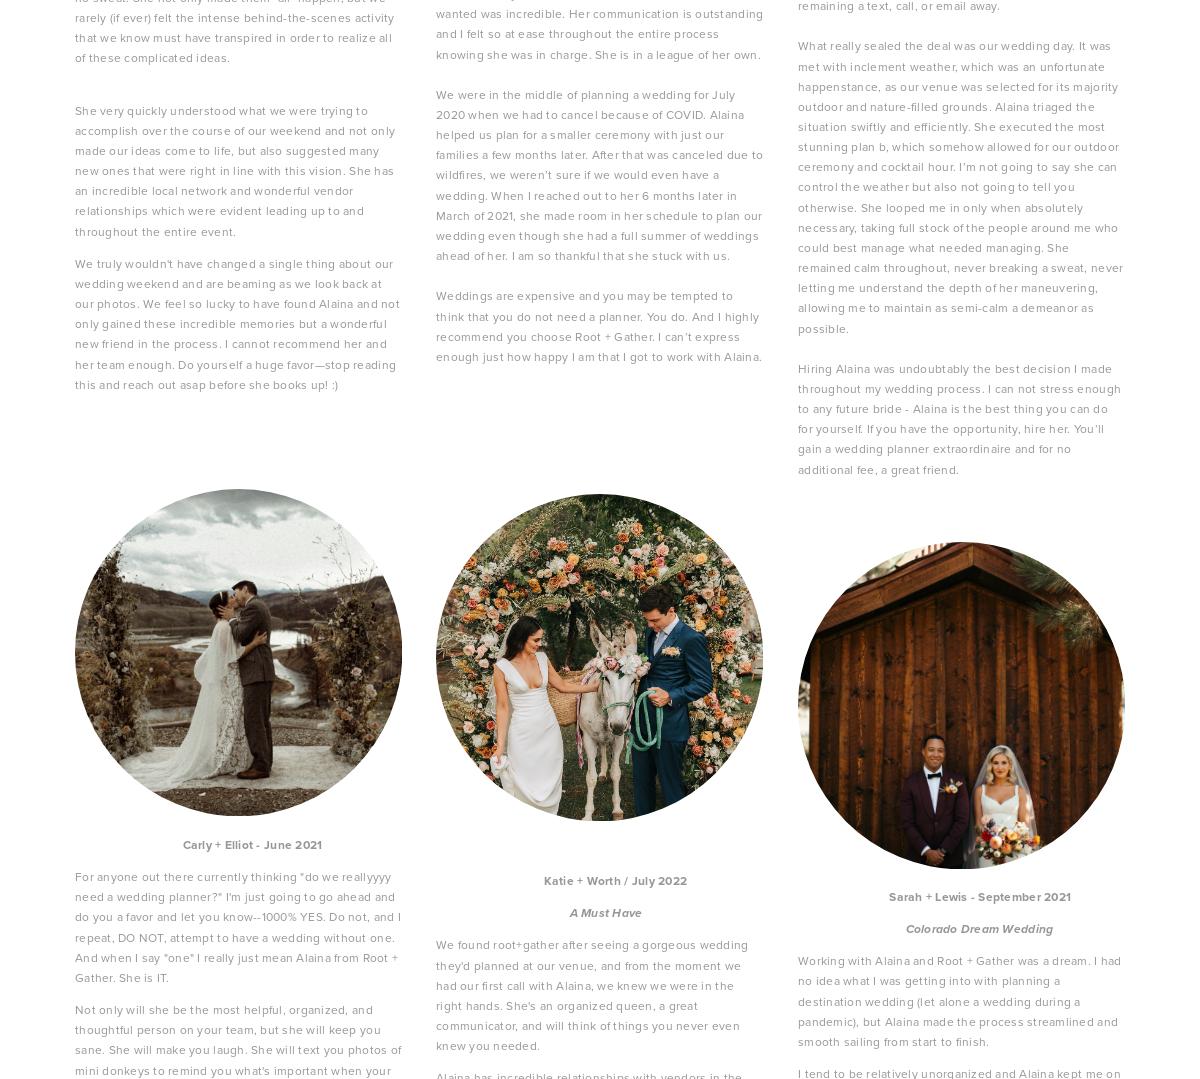 This screenshot has width=1200, height=1079. I want to click on 'Sarah + Lewis - September 2021', so click(935, 895).